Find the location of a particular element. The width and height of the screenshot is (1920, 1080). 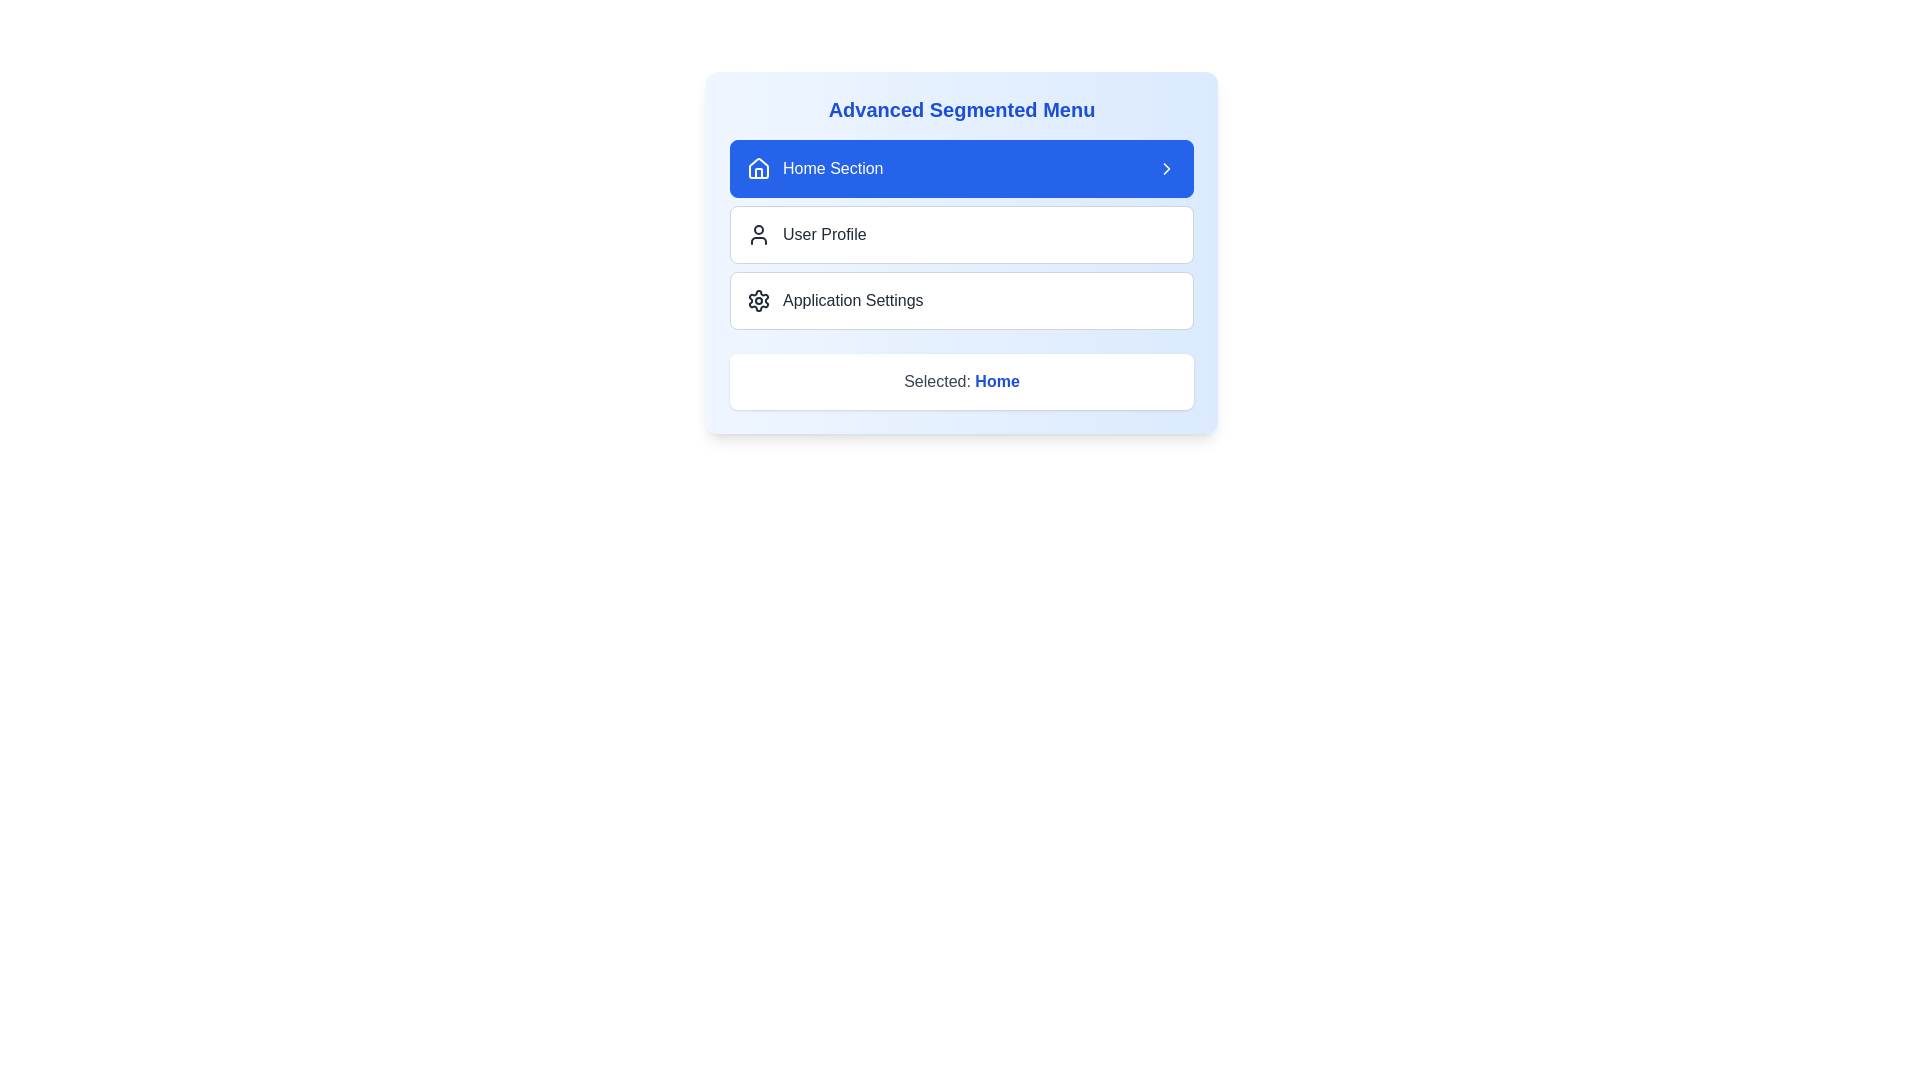

the chevron icon located to the far-right of the 'Home Section' button is located at coordinates (1166, 168).